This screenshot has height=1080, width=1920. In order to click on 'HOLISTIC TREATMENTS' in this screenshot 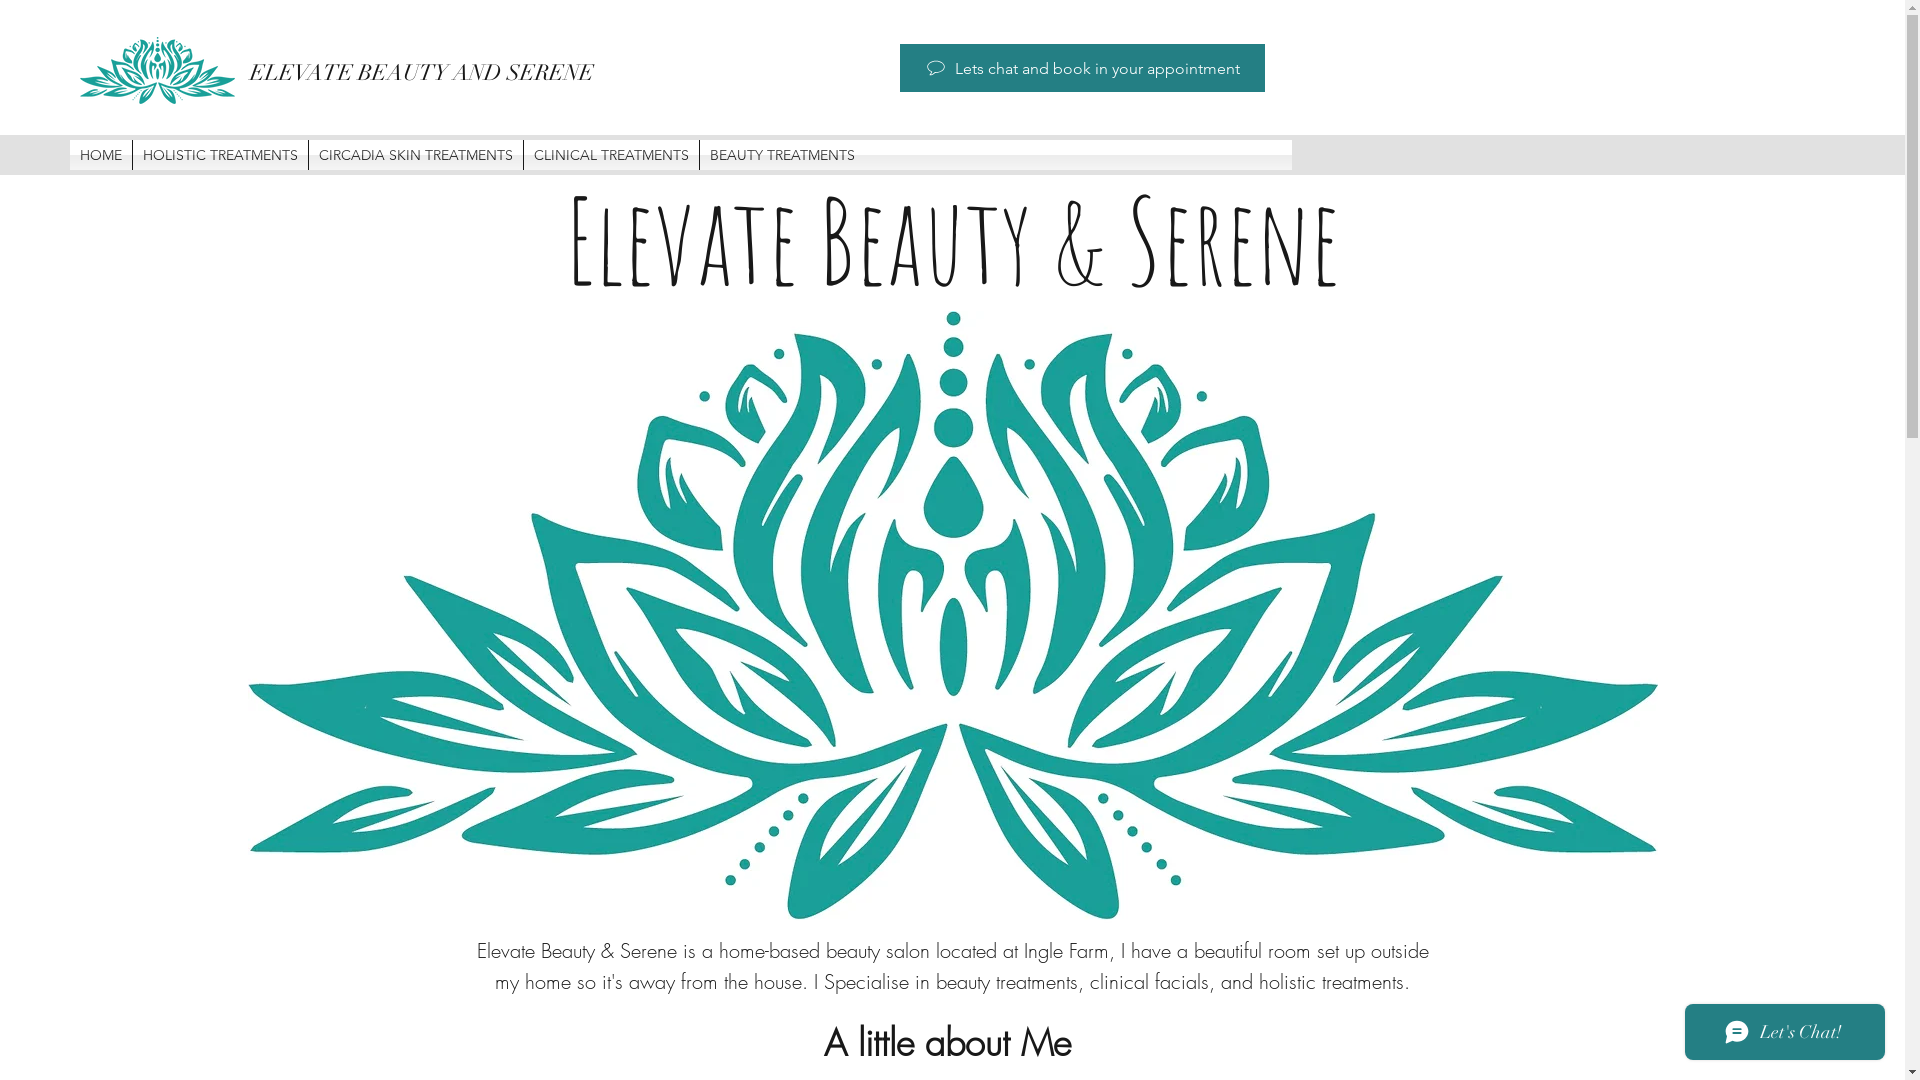, I will do `click(220, 153)`.